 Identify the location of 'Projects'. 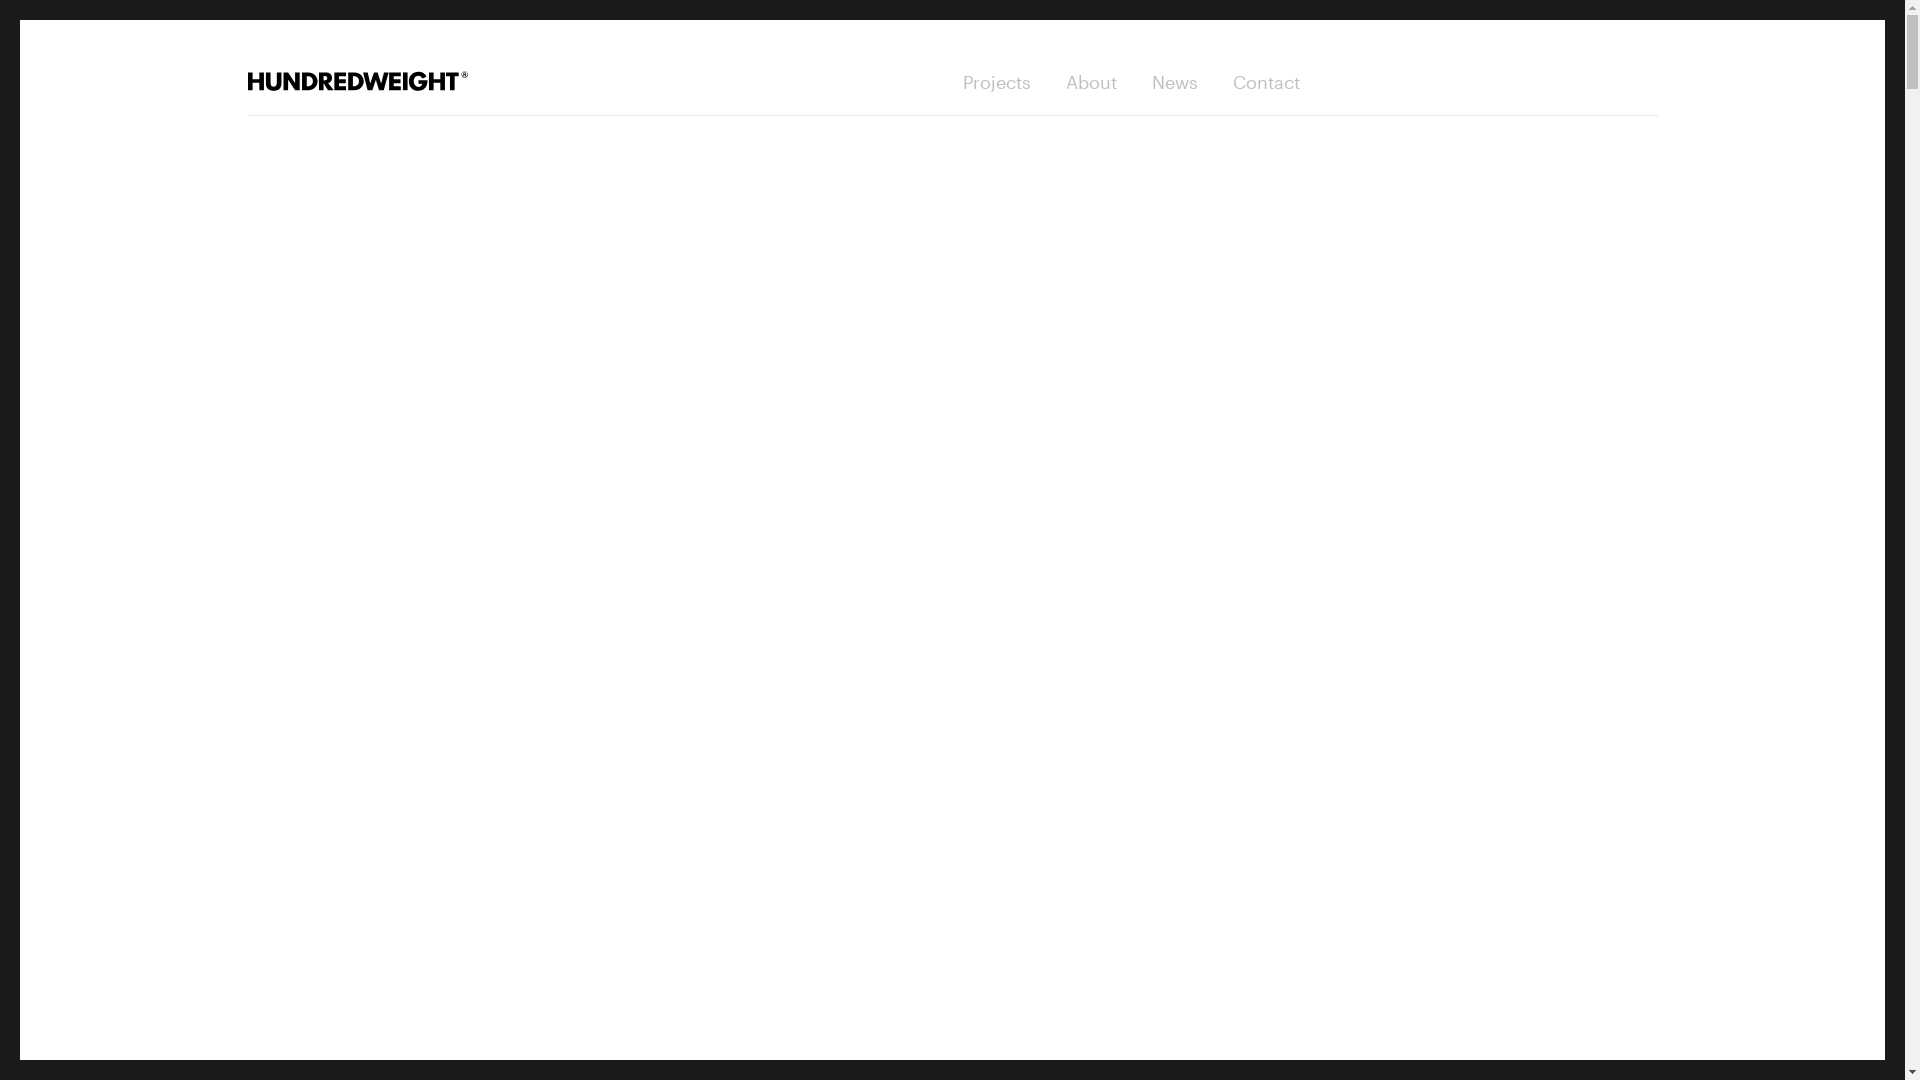
(996, 80).